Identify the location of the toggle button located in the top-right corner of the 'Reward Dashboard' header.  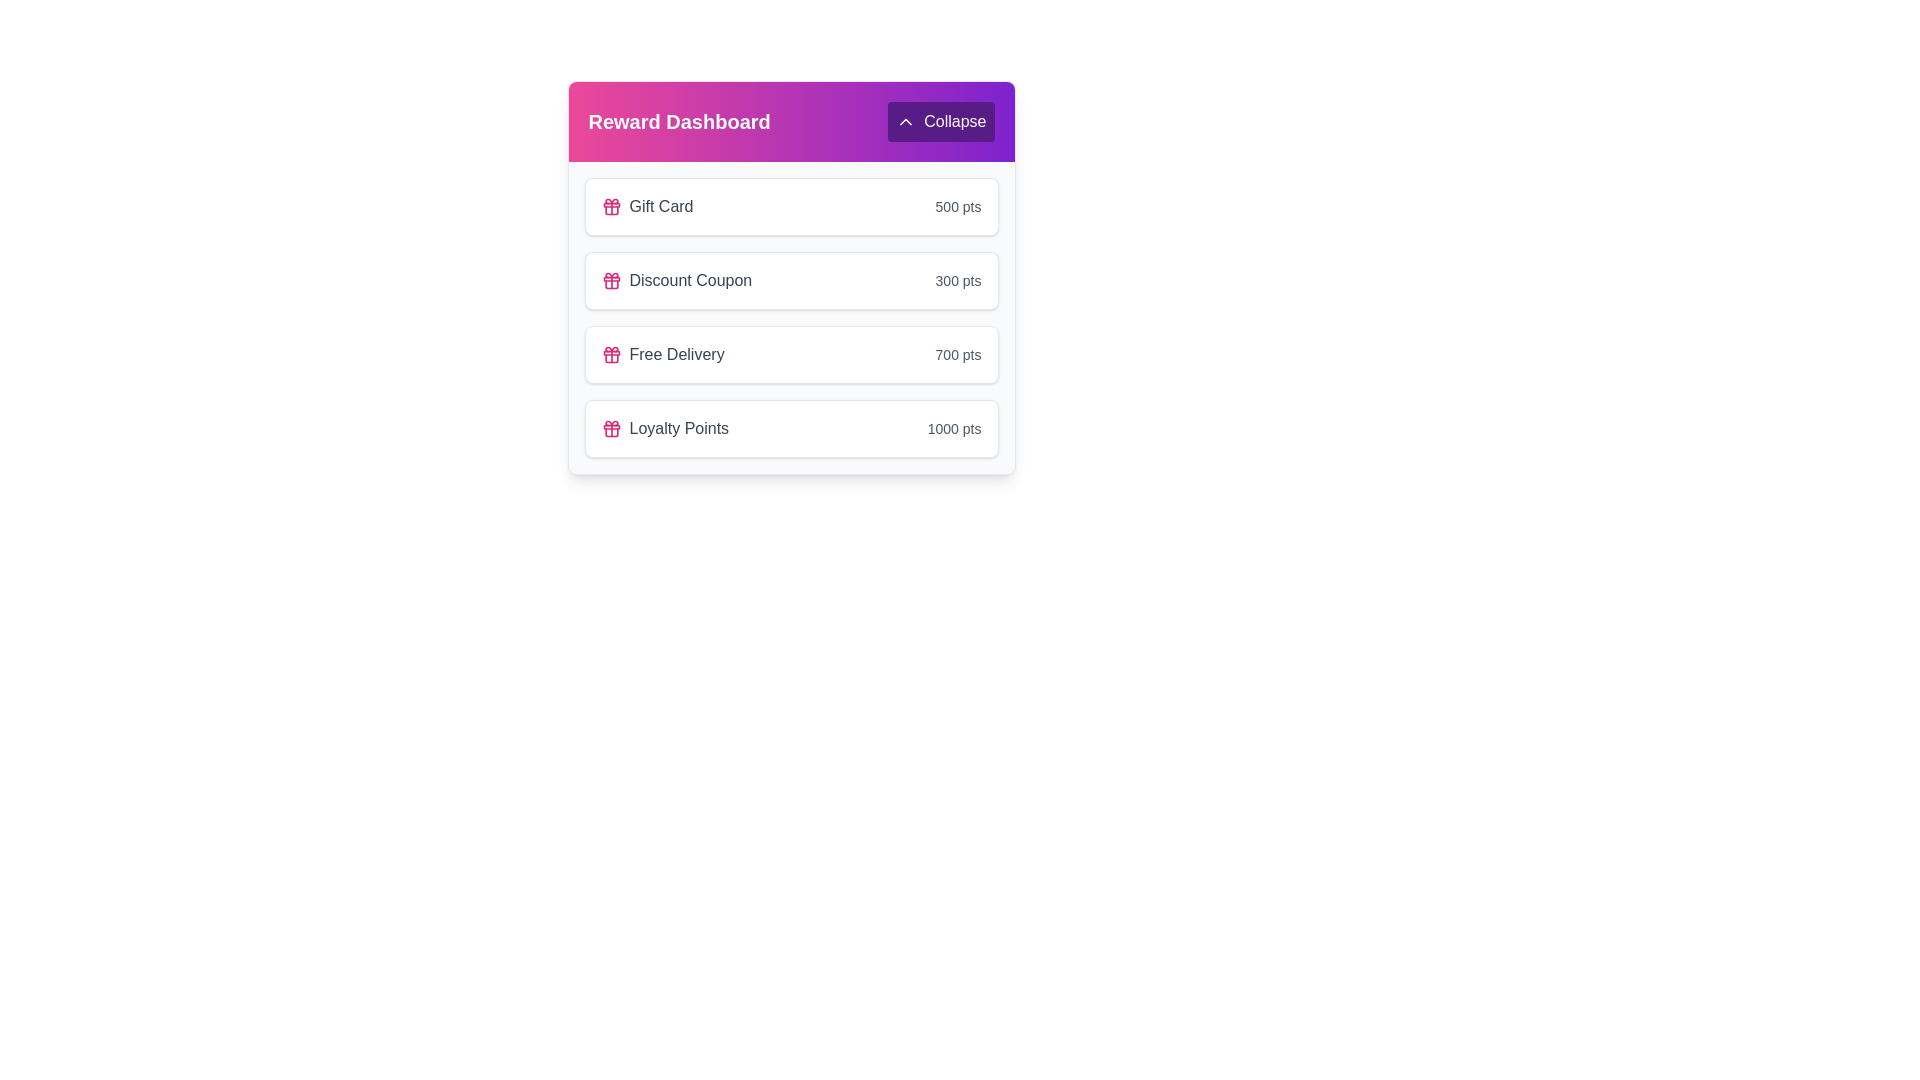
(940, 122).